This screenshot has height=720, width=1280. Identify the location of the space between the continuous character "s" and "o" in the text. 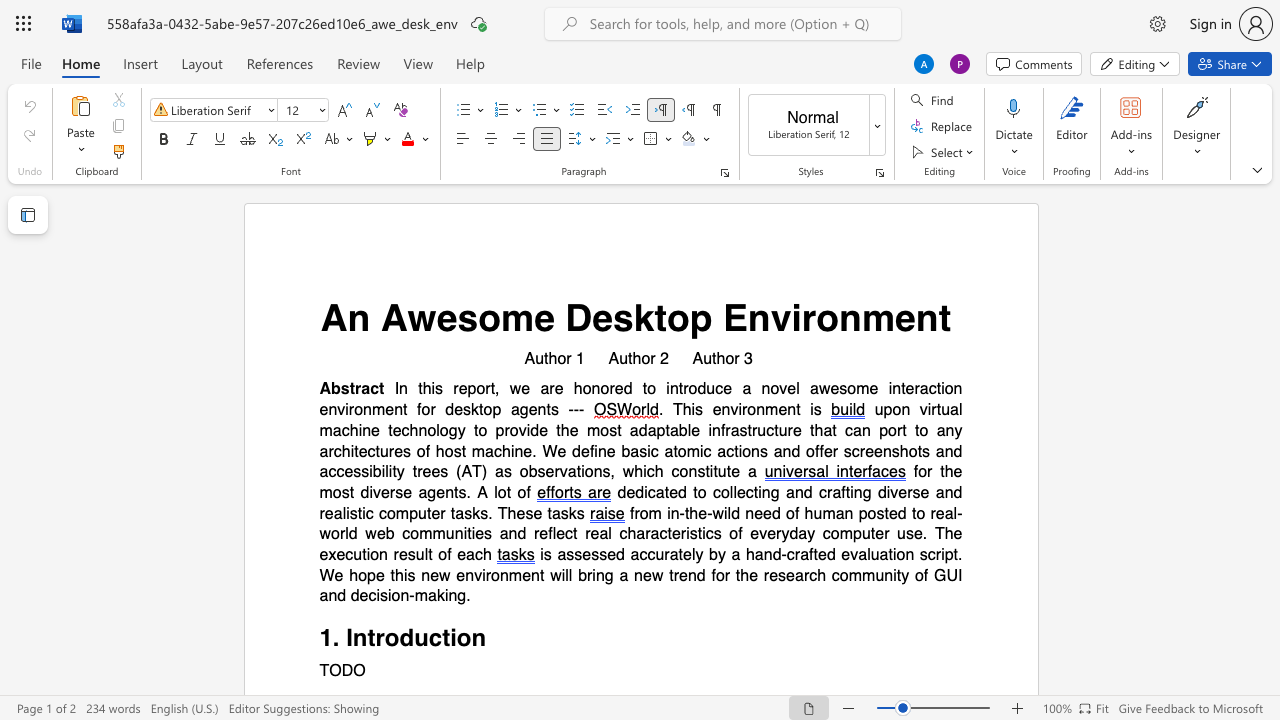
(477, 317).